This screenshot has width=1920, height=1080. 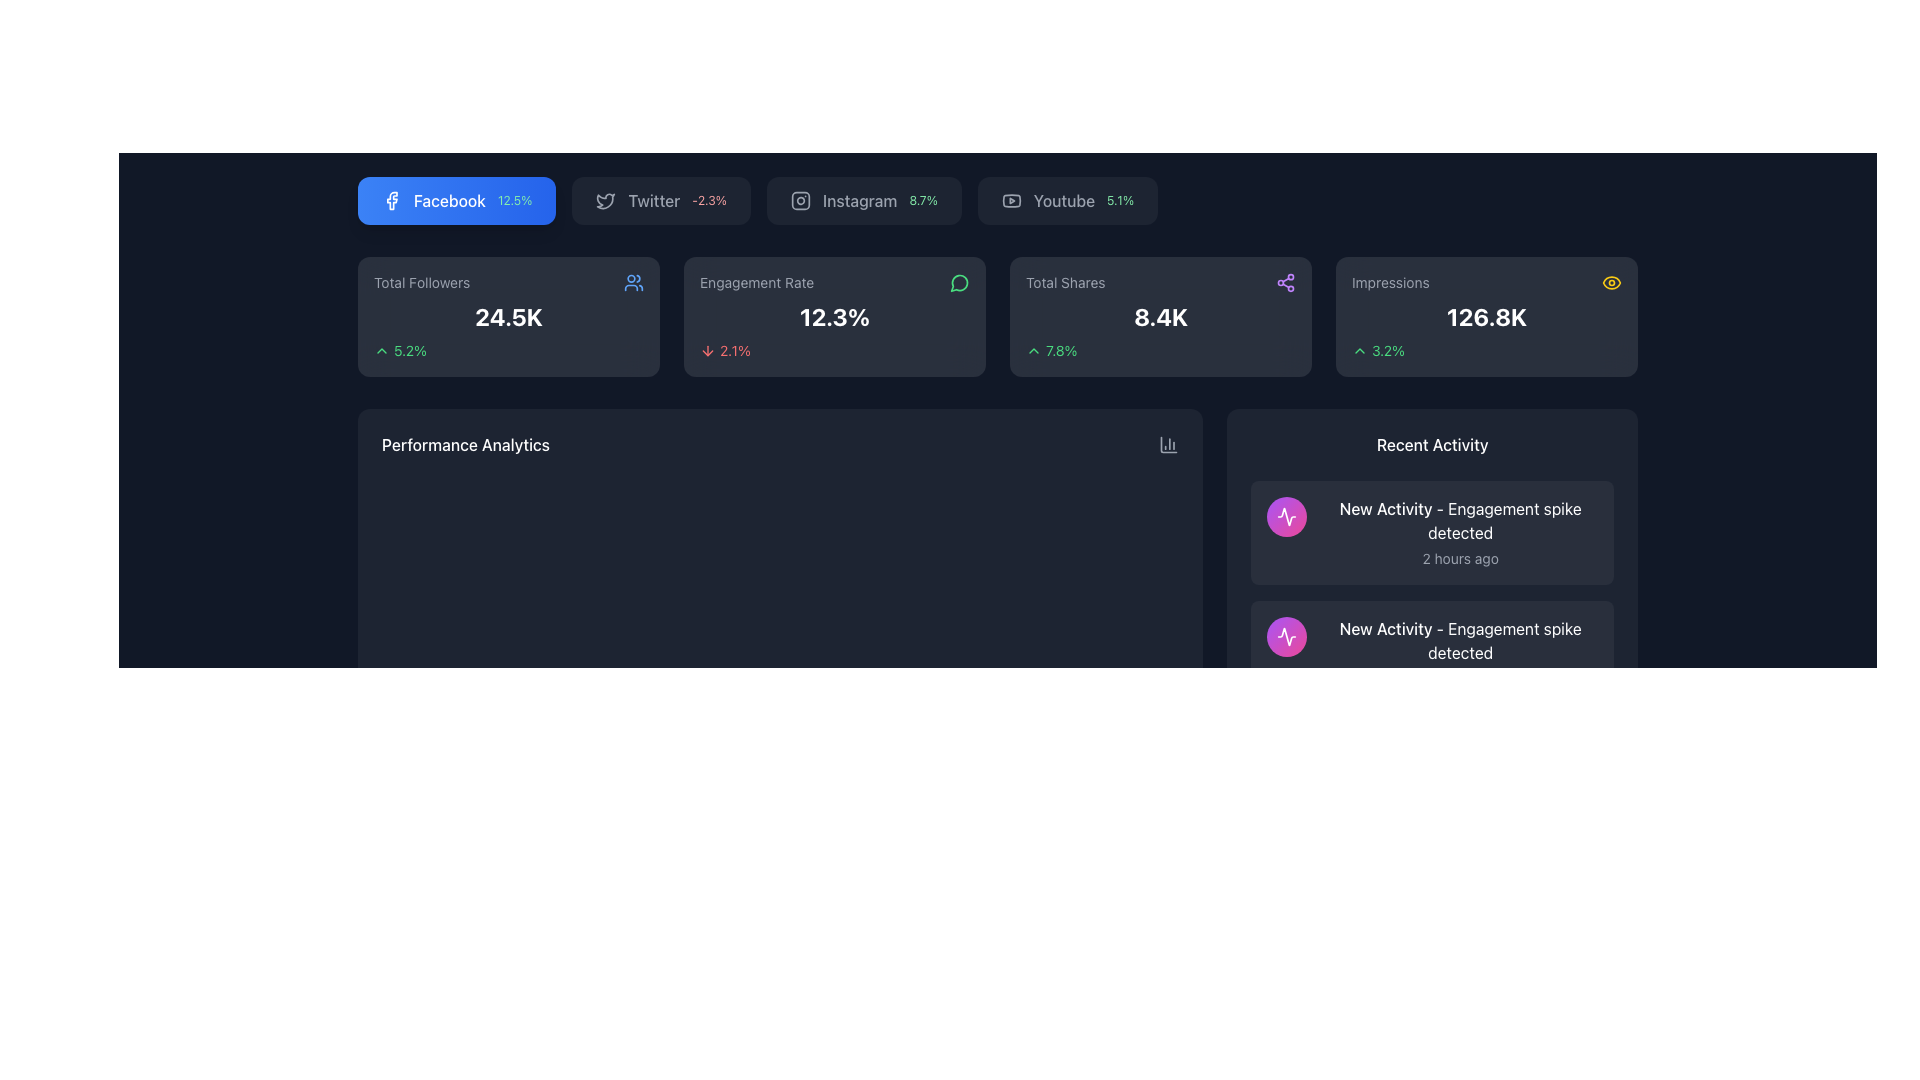 I want to click on the percentage decrease displayed in the informational label showing '2.1%' in red font, located within the 'Engagement Rate' box, so click(x=835, y=350).